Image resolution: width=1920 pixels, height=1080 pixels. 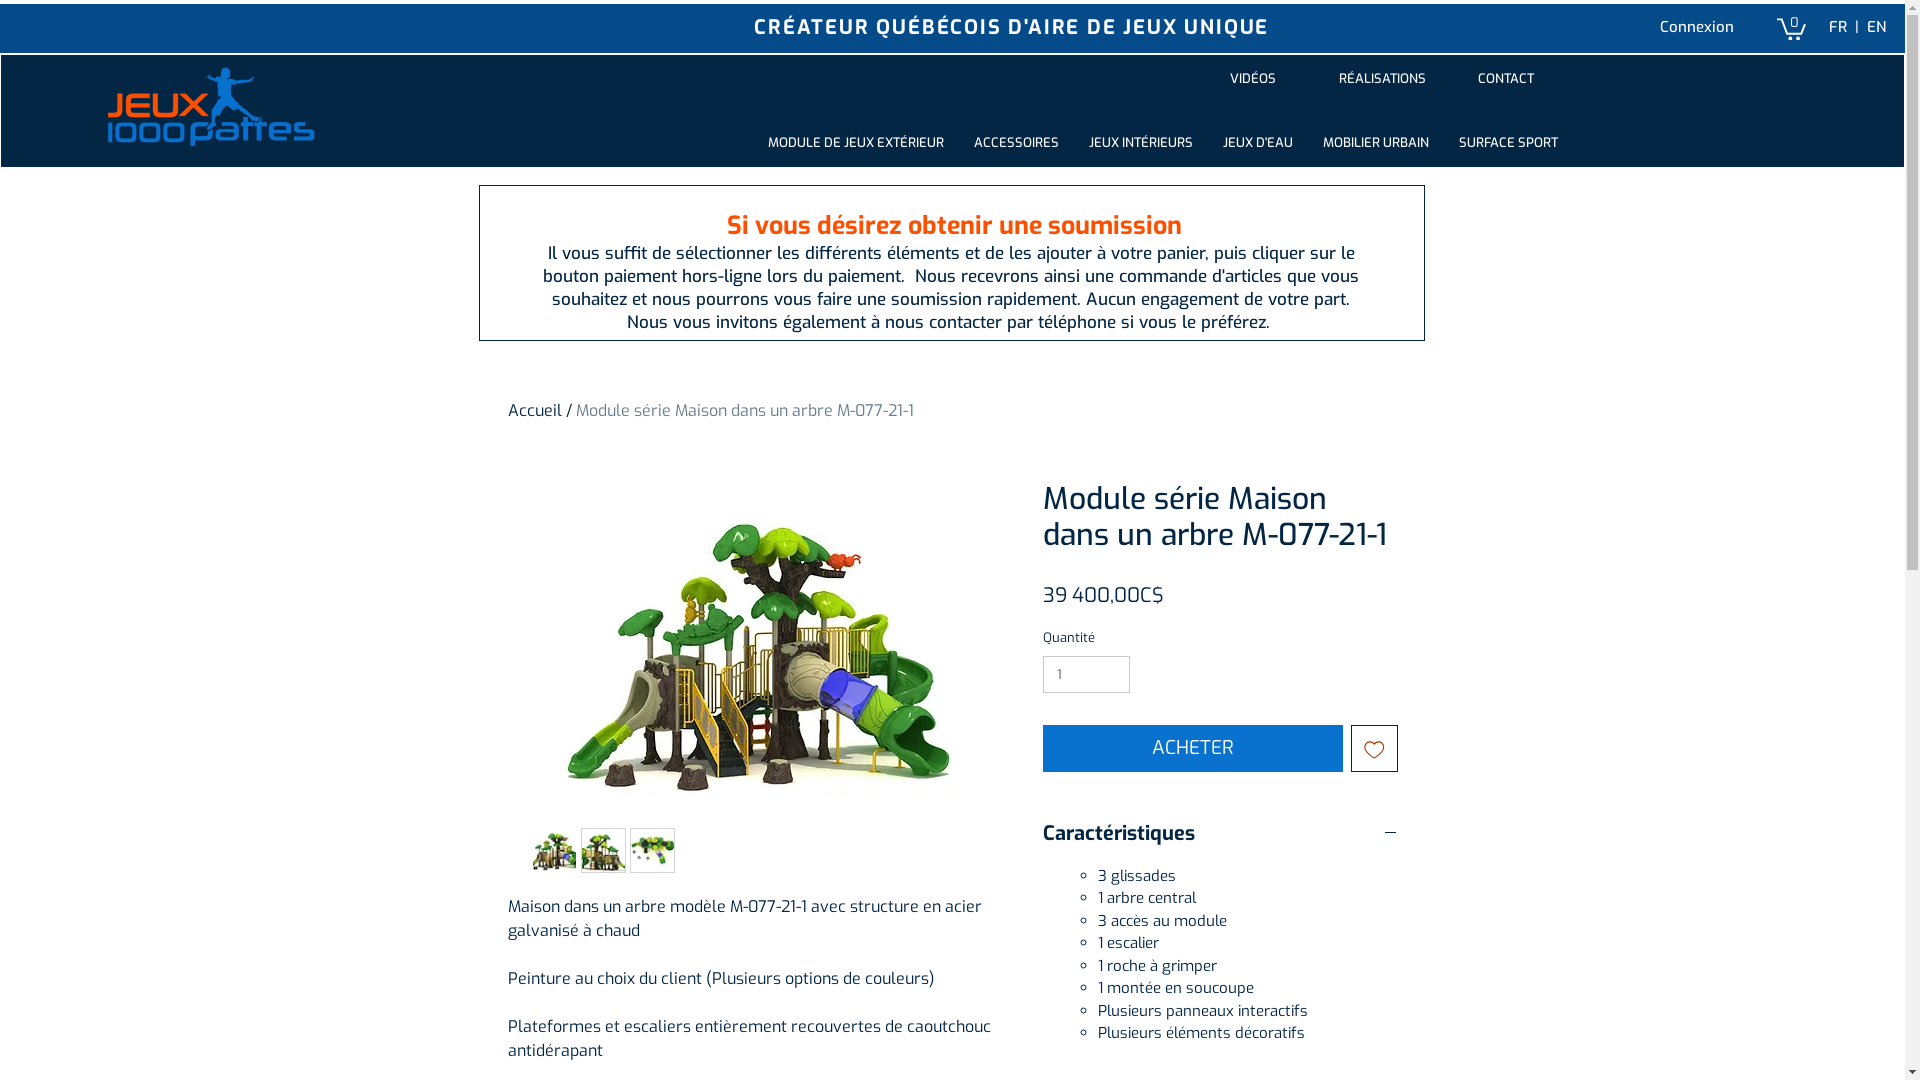 What do you see at coordinates (1256, 141) in the screenshot?
I see `'JEUX D'EAU'` at bounding box center [1256, 141].